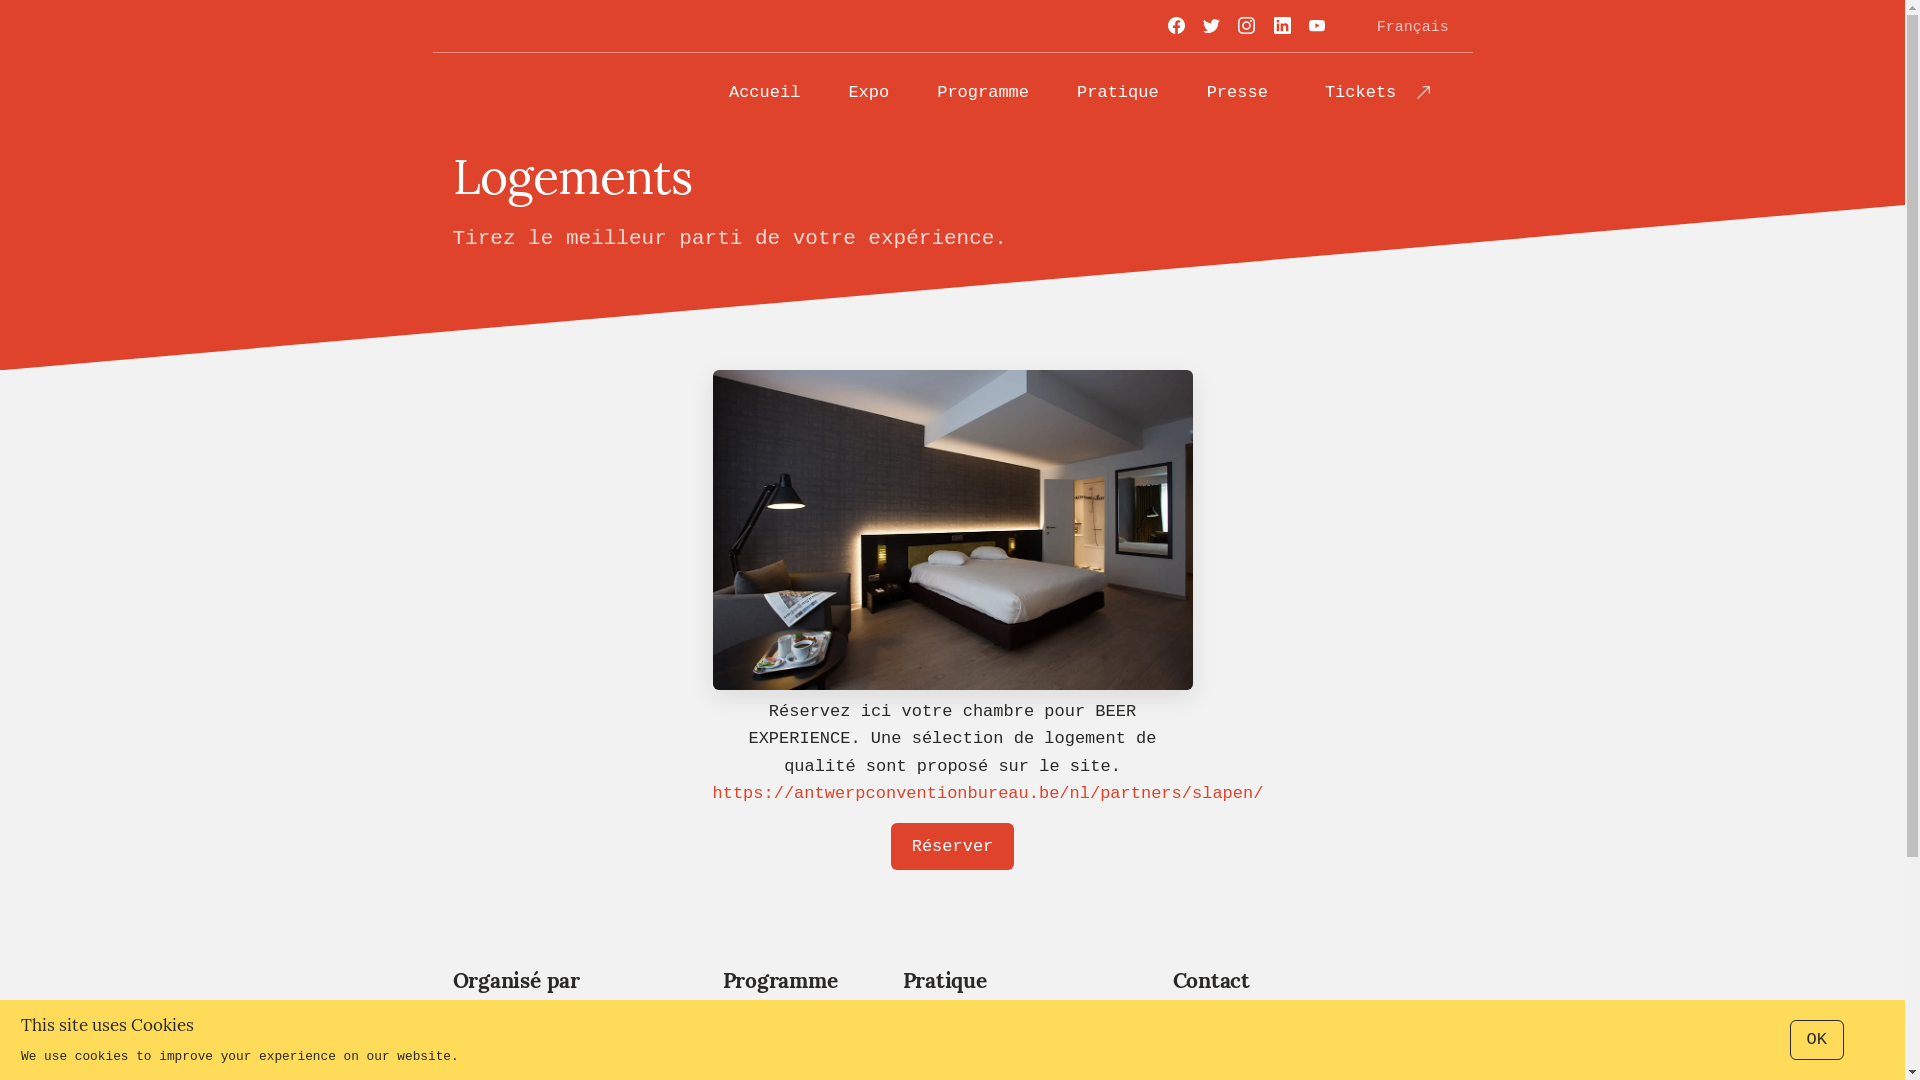 This screenshot has height=1080, width=1920. I want to click on 'Programme', so click(911, 92).